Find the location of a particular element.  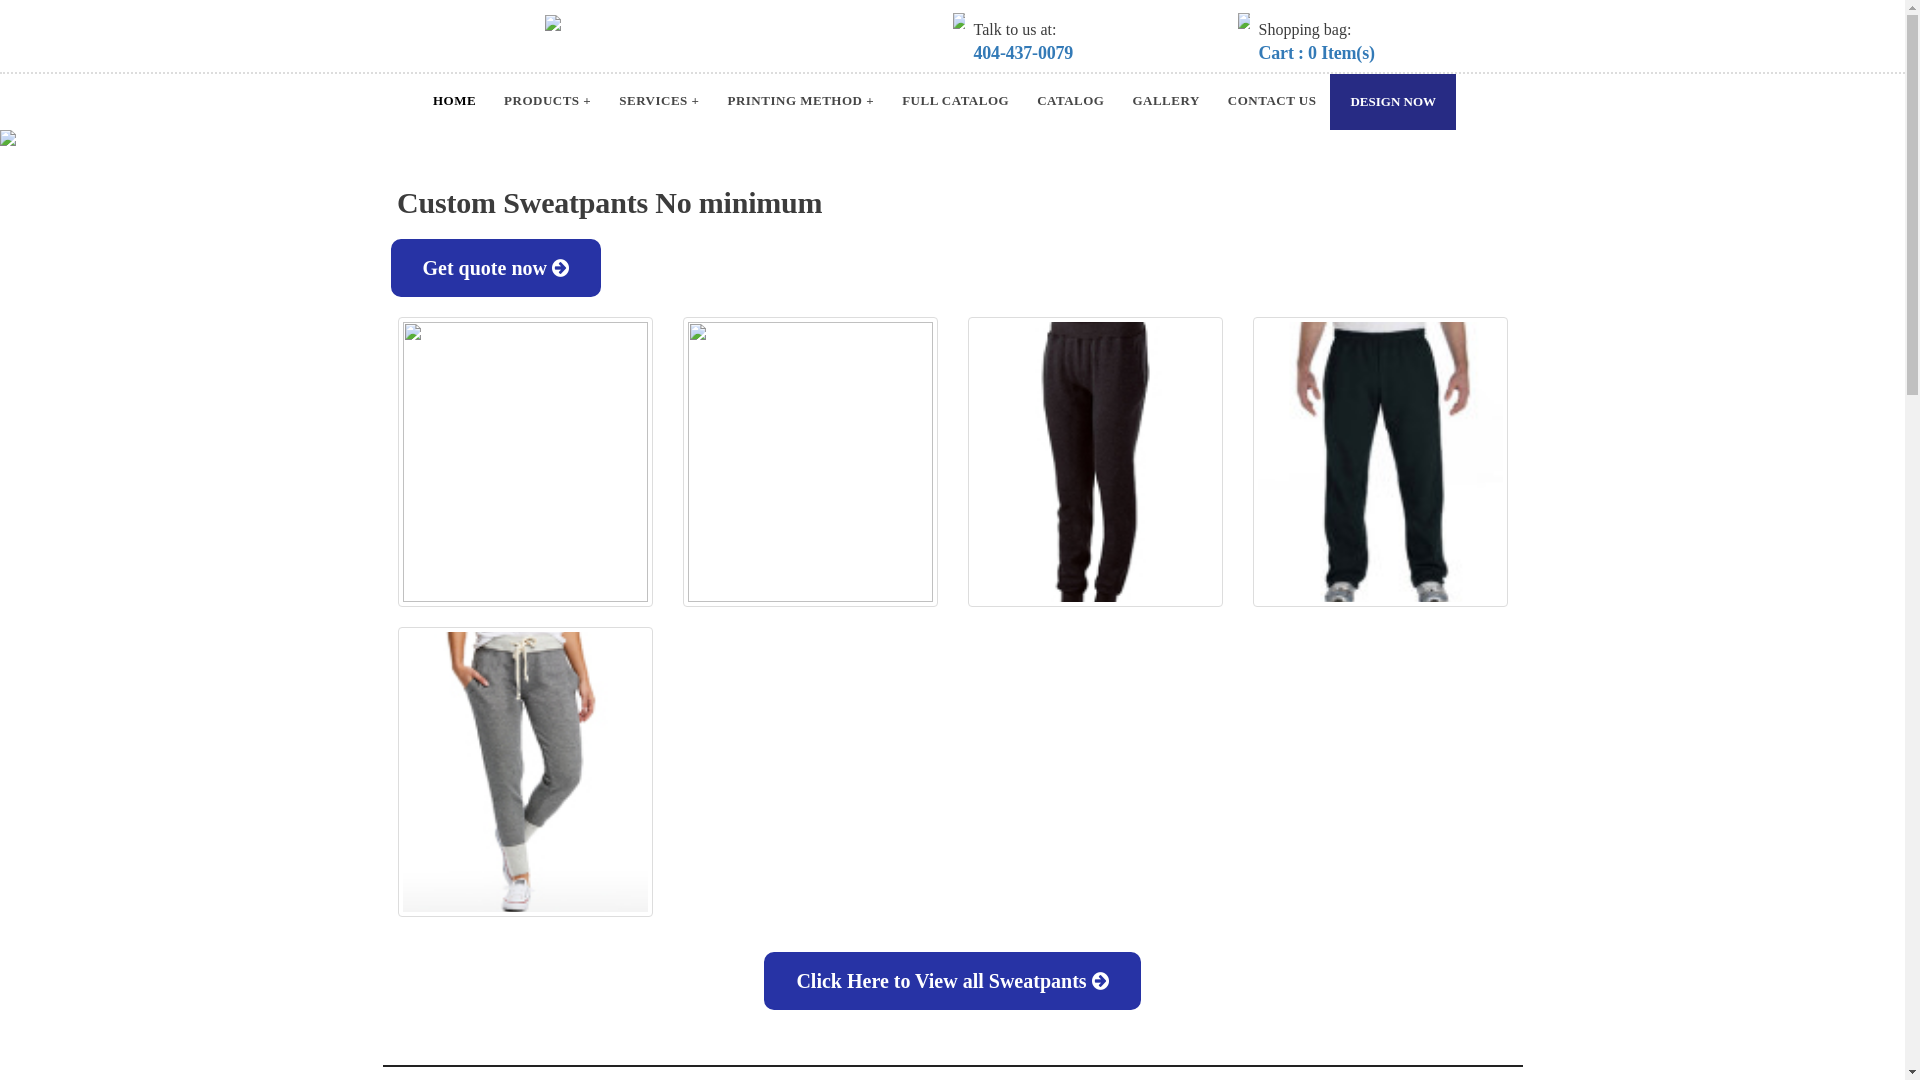

'SERVICES +' is located at coordinates (658, 101).